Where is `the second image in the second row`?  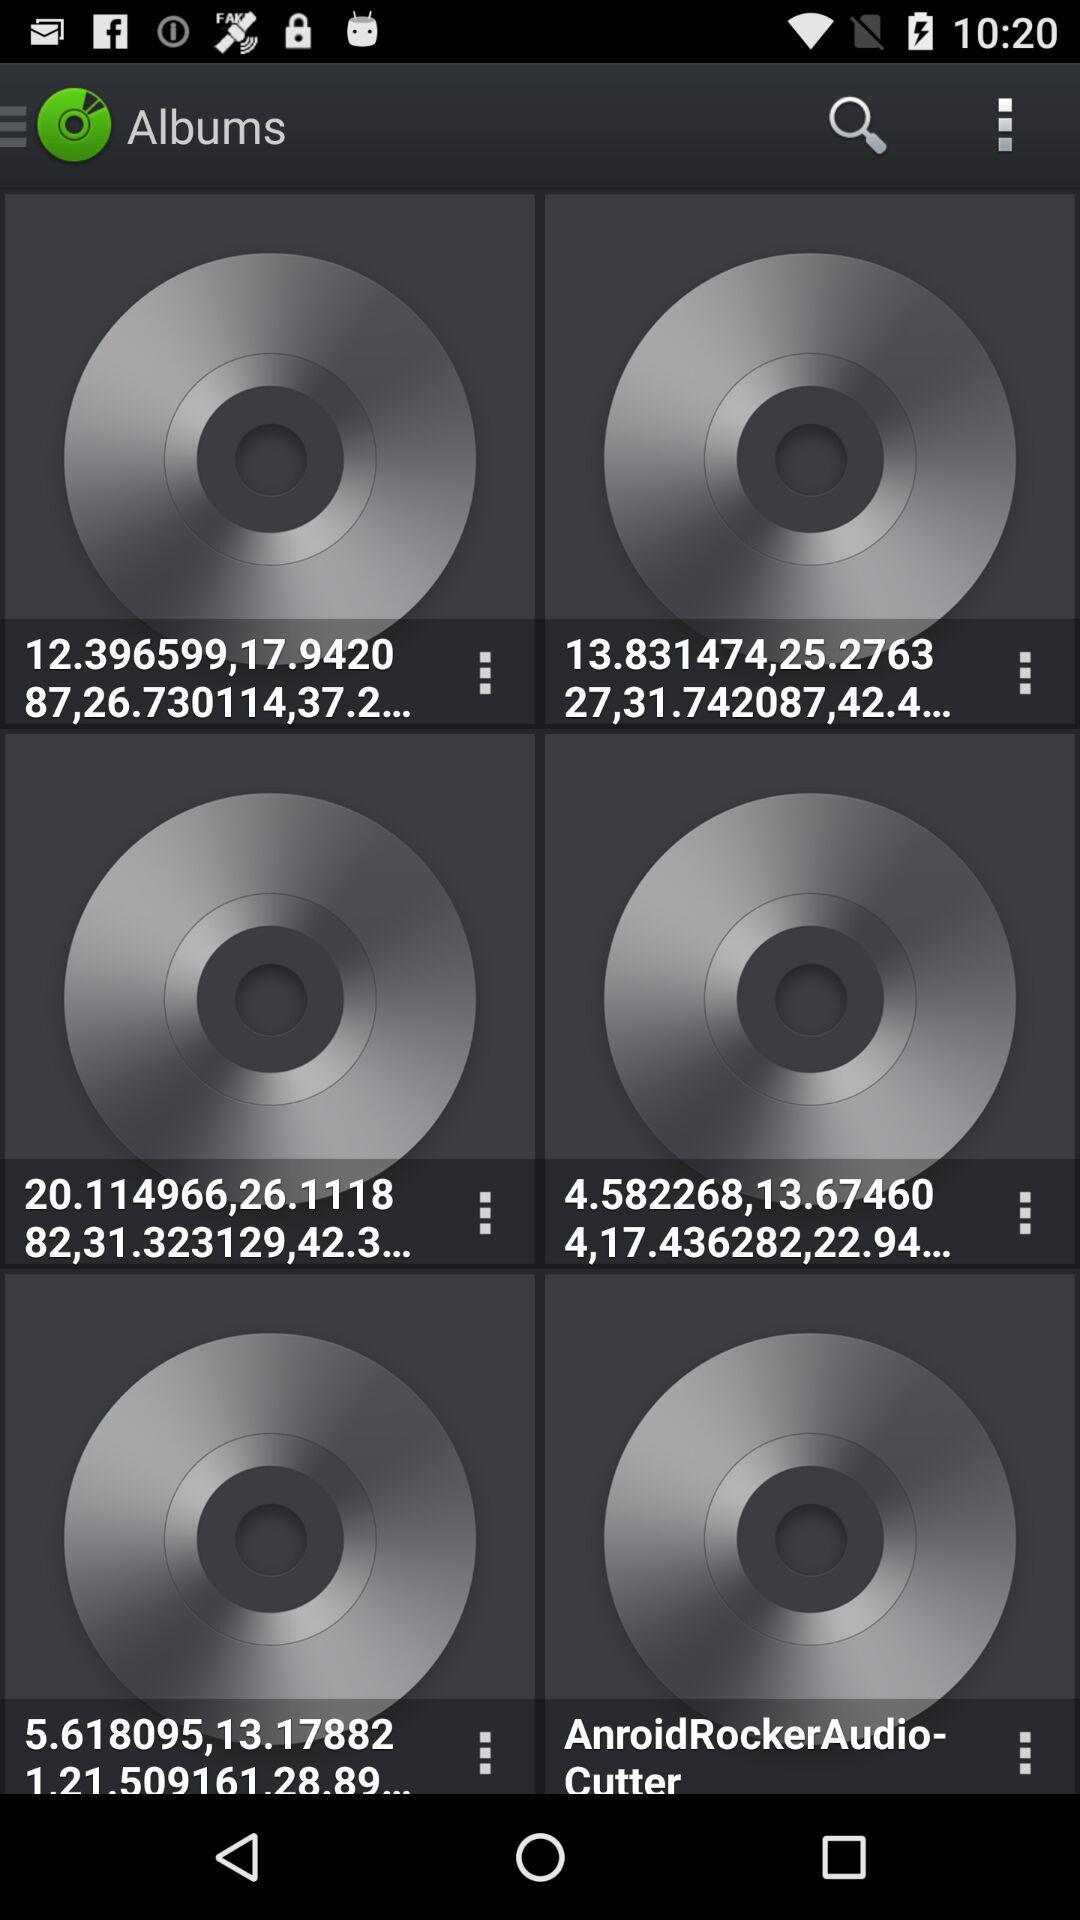 the second image in the second row is located at coordinates (810, 998).